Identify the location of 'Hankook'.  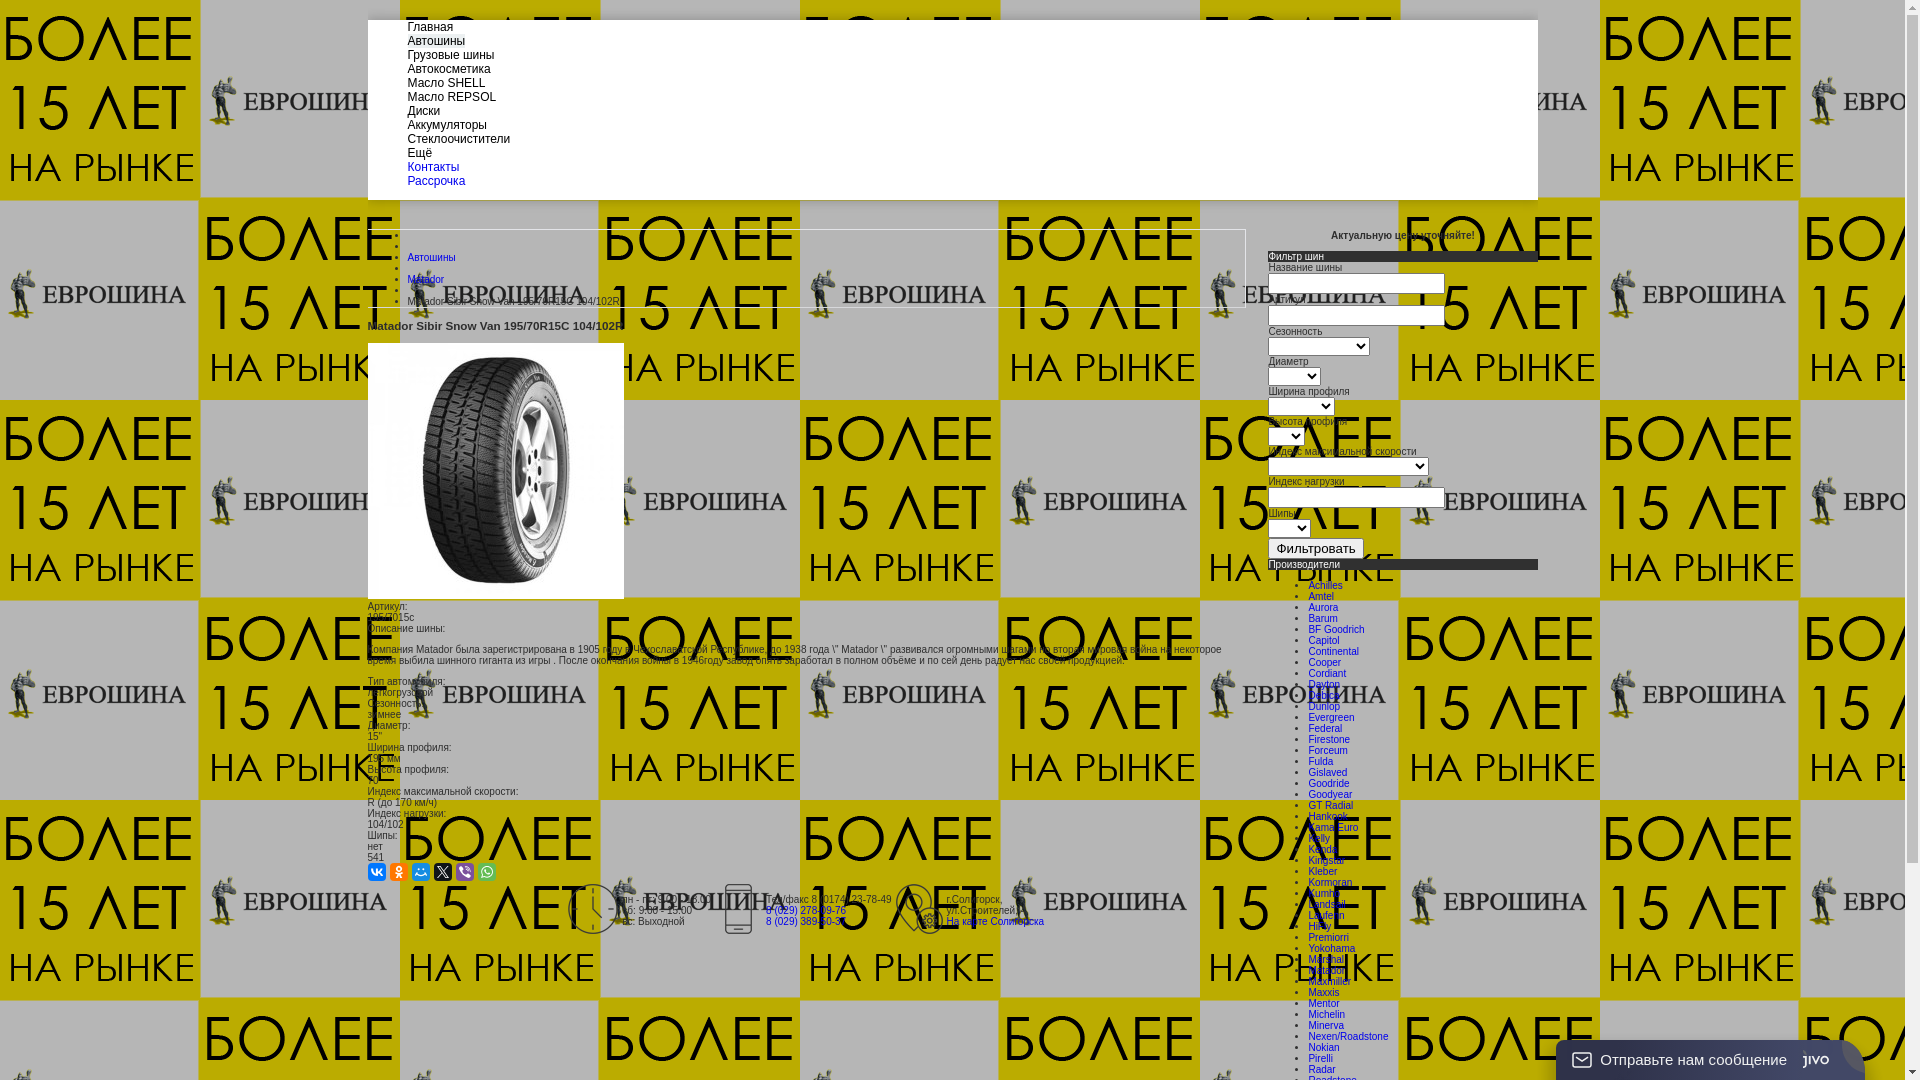
(1327, 816).